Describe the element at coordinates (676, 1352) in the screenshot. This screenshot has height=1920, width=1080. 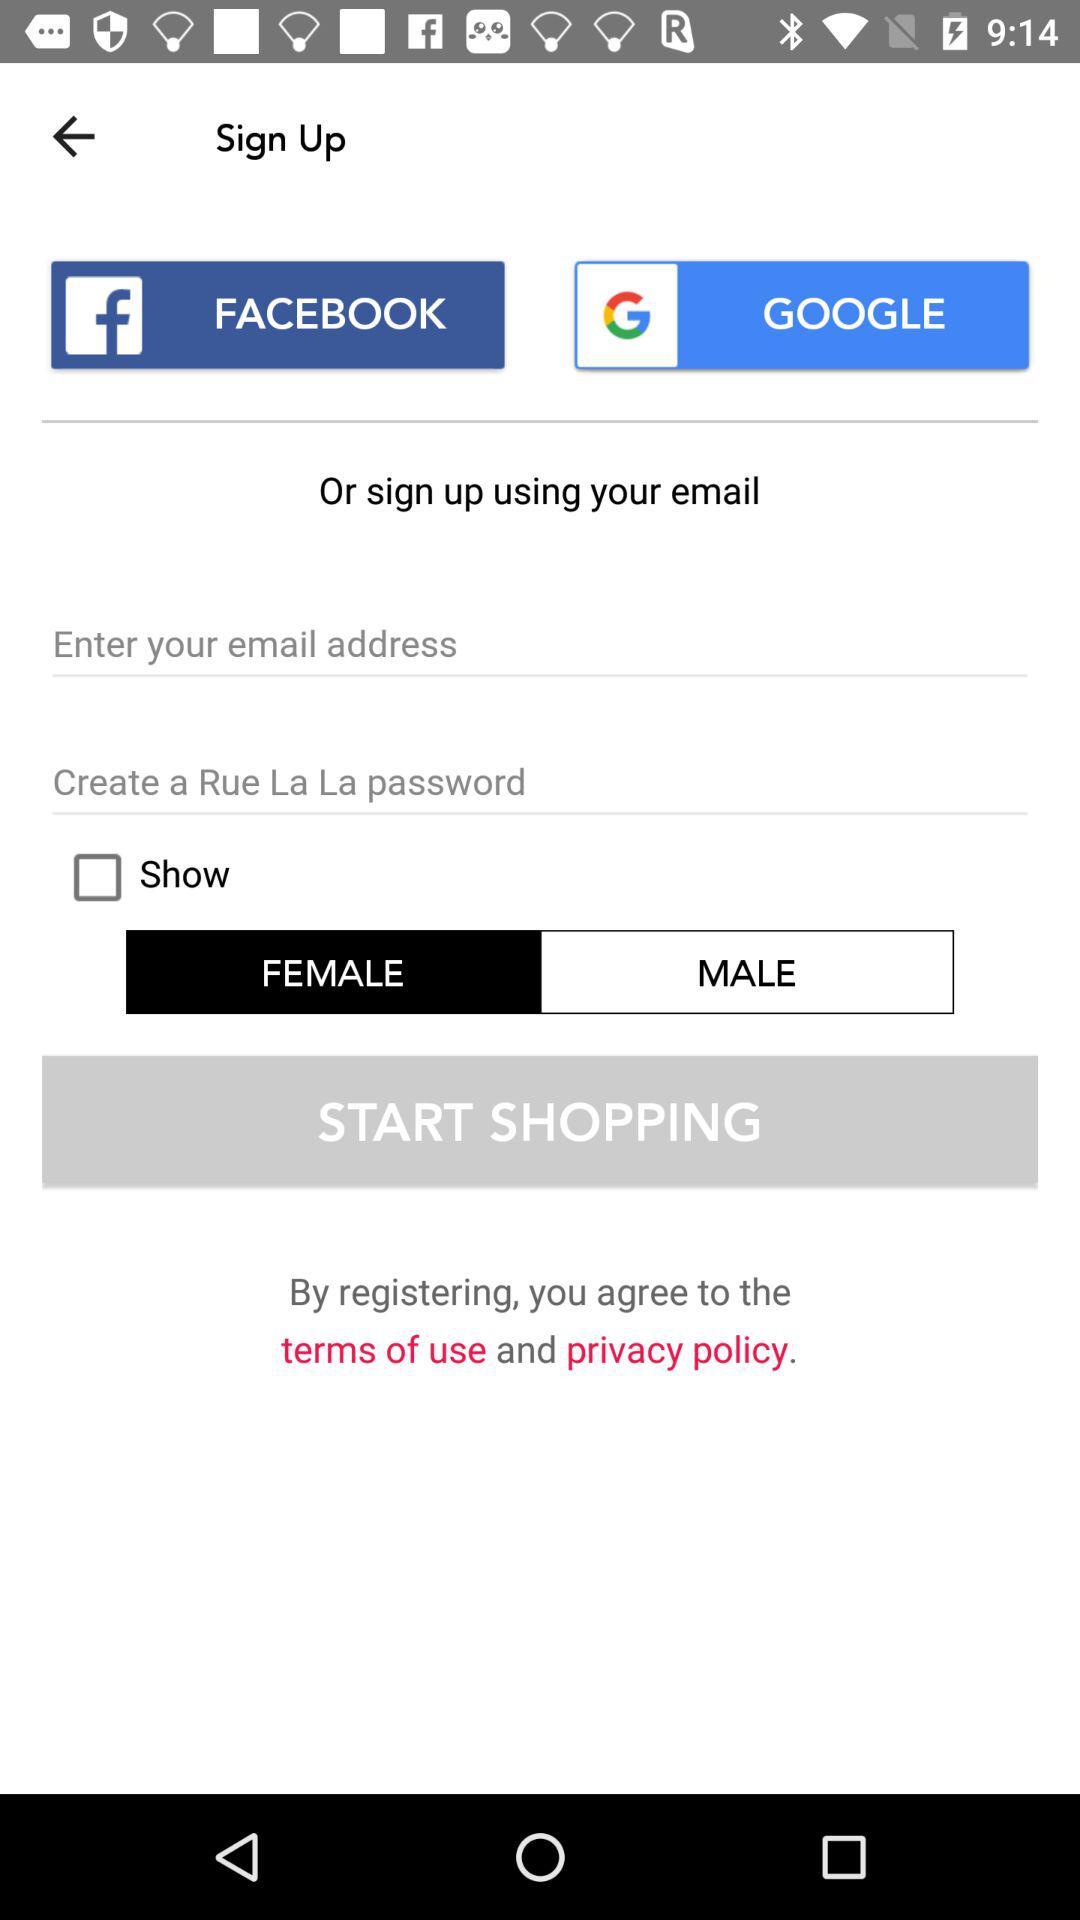
I see `the privacy policy item` at that location.